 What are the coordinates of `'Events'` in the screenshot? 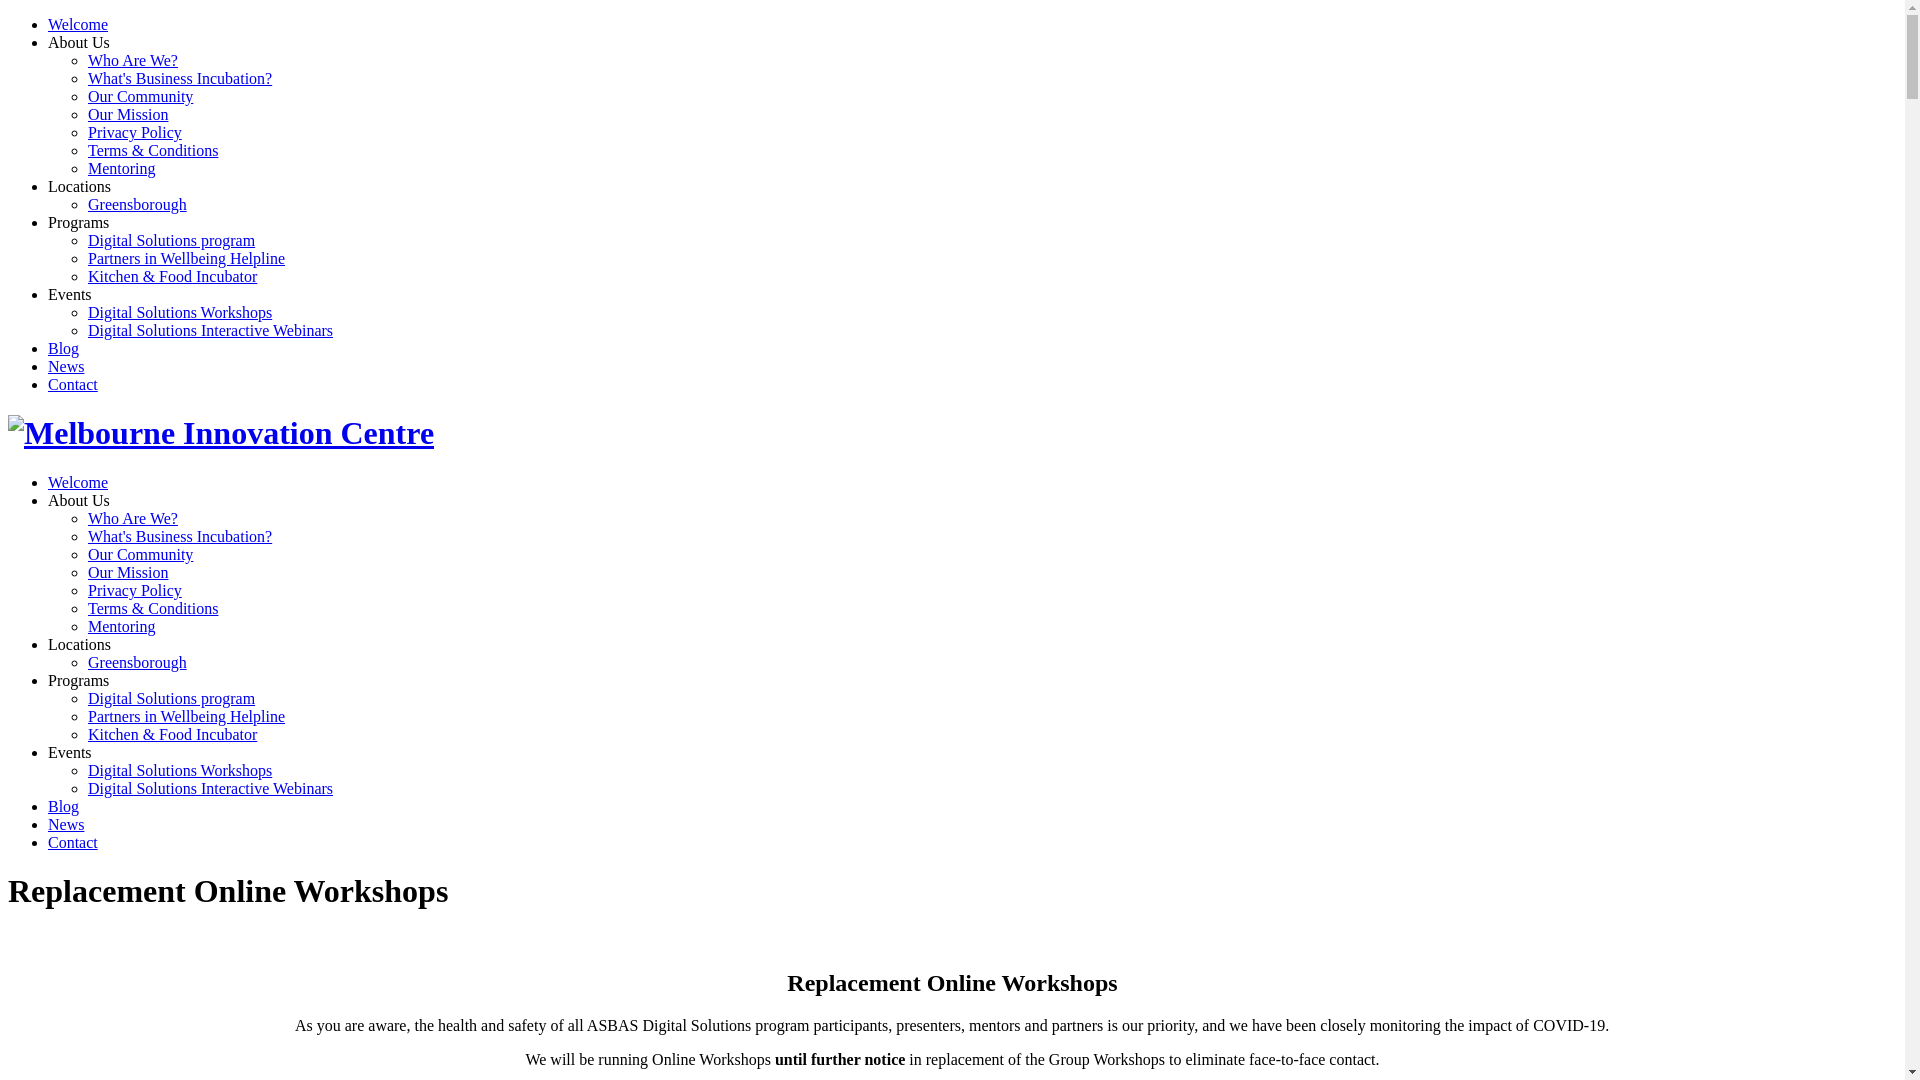 It's located at (48, 752).